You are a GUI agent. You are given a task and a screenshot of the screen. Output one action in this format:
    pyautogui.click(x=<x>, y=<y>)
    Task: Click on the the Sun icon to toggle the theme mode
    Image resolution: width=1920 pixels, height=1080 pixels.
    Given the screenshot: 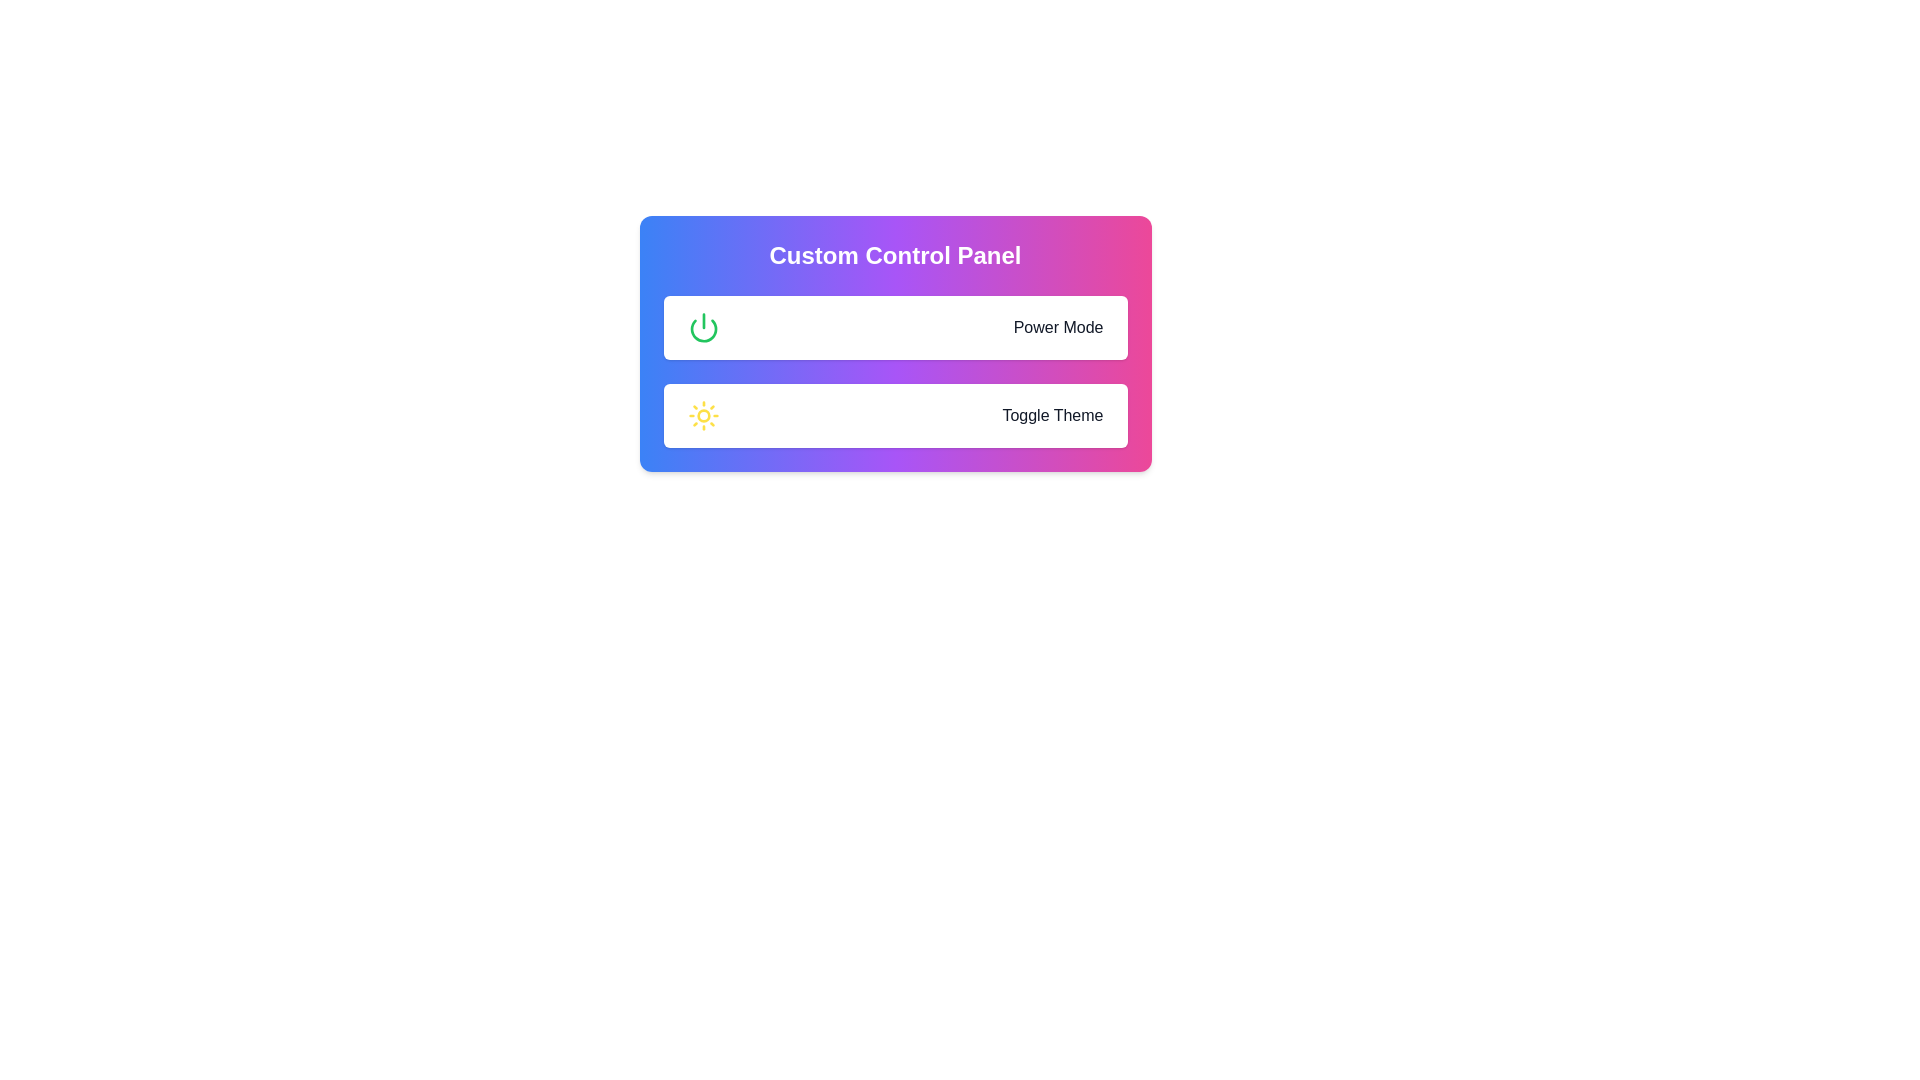 What is the action you would take?
    pyautogui.click(x=703, y=415)
    